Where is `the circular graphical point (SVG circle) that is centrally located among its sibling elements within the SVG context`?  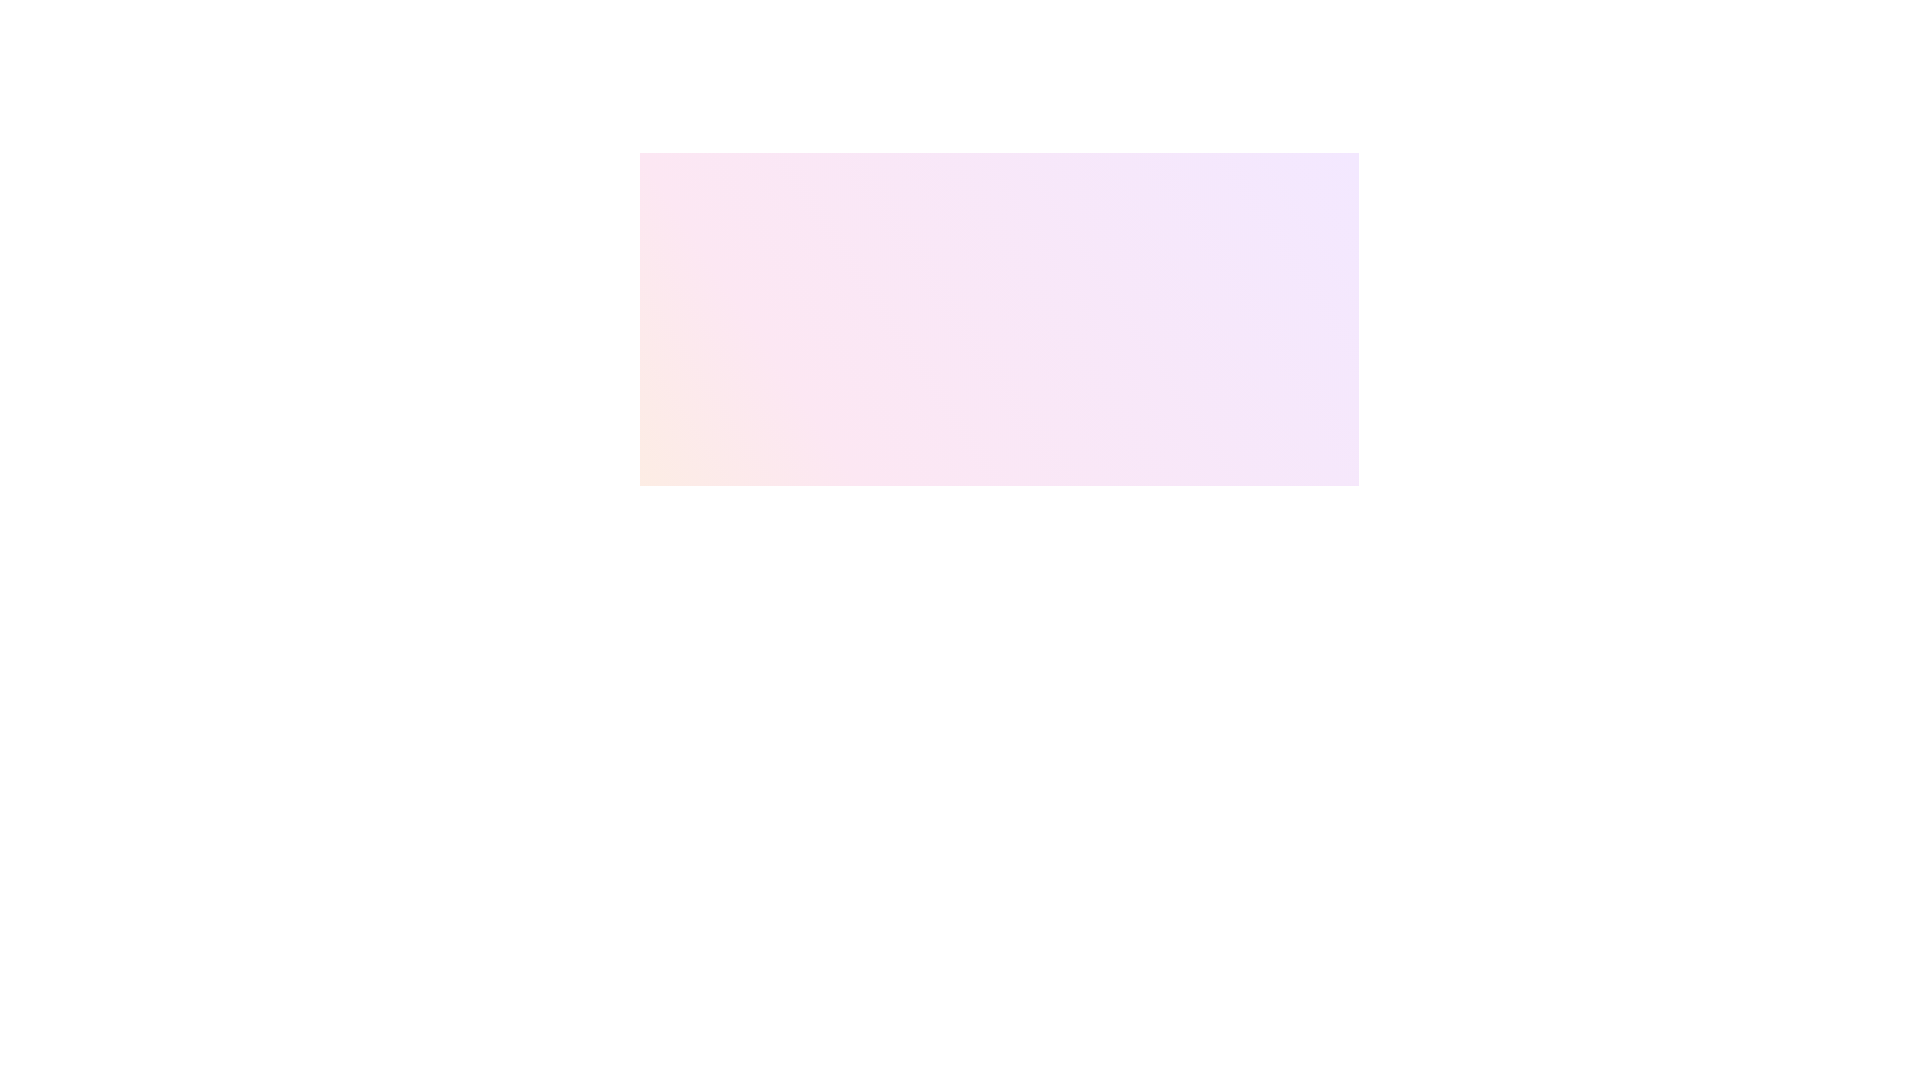 the circular graphical point (SVG circle) that is centrally located among its sibling elements within the SVG context is located at coordinates (1061, 548).